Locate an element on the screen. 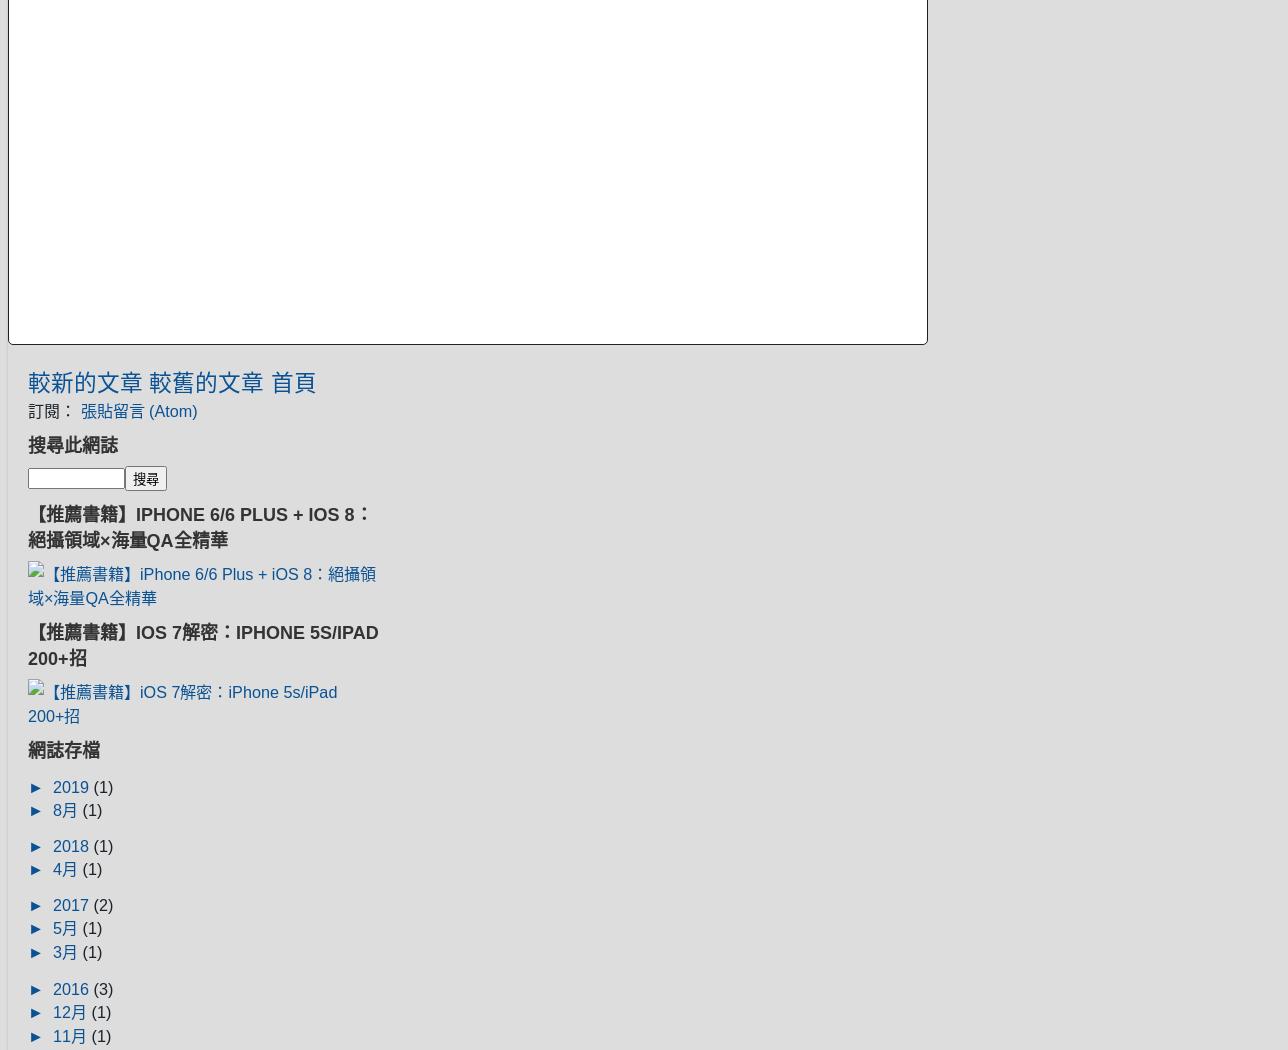 The width and height of the screenshot is (1288, 1050). '11月' is located at coordinates (71, 1033).